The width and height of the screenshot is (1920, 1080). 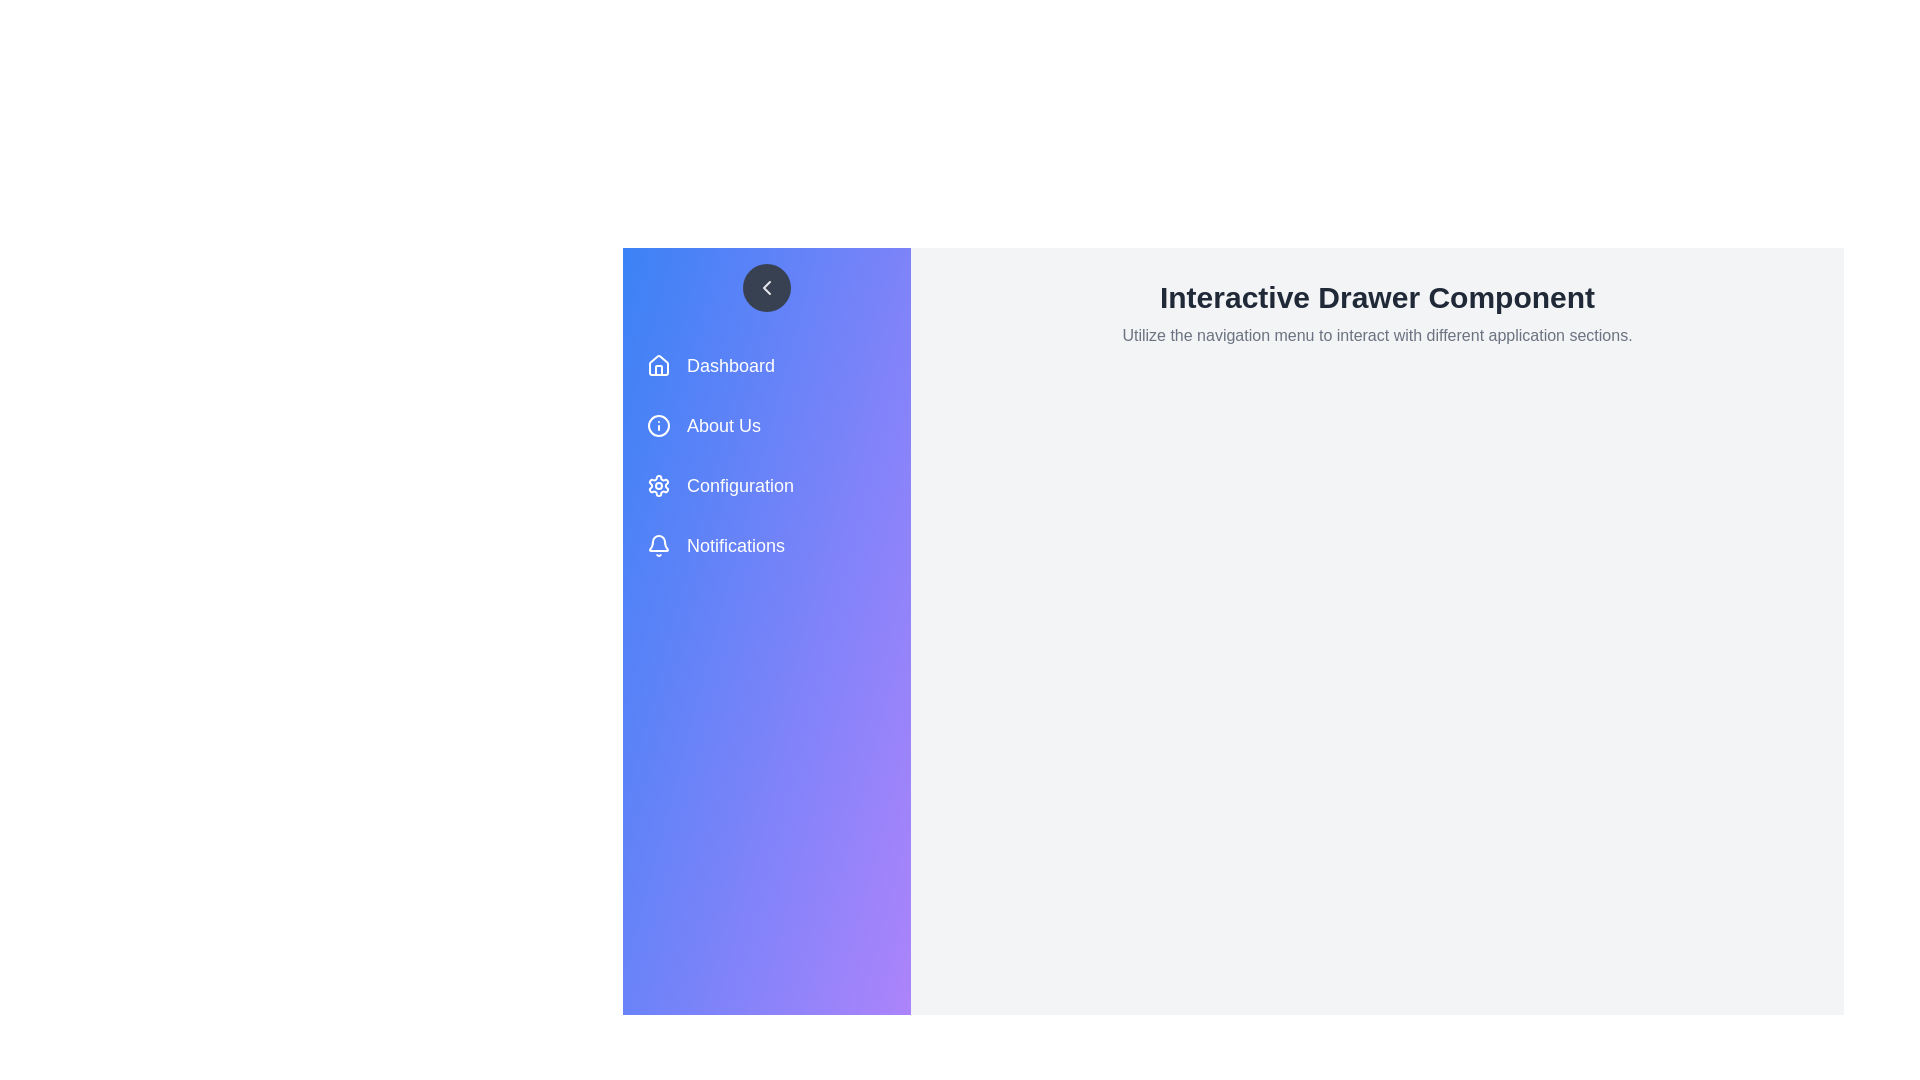 What do you see at coordinates (773, 424) in the screenshot?
I see `the 'About Us' button located in the navigation drawer, which is the second item below 'Dashboard' and above 'Configuration'` at bounding box center [773, 424].